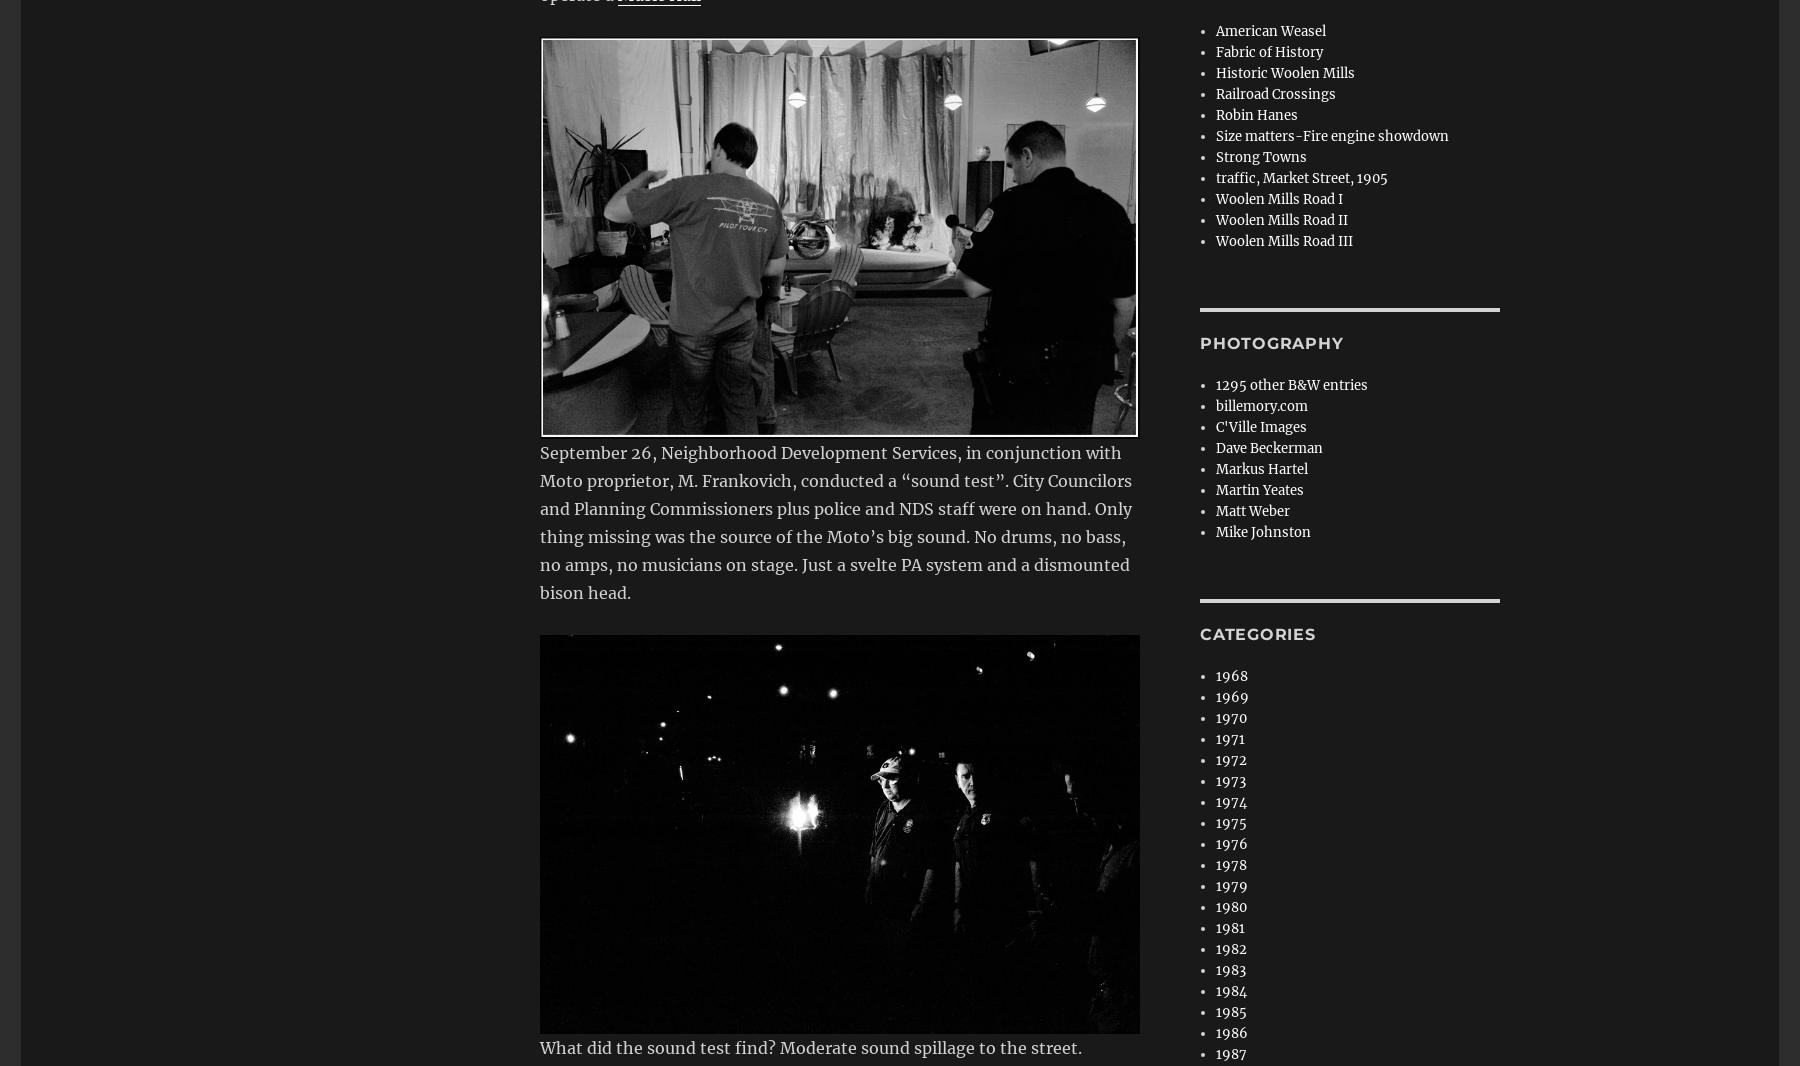 The width and height of the screenshot is (1800, 1066). I want to click on '1981', so click(1229, 928).